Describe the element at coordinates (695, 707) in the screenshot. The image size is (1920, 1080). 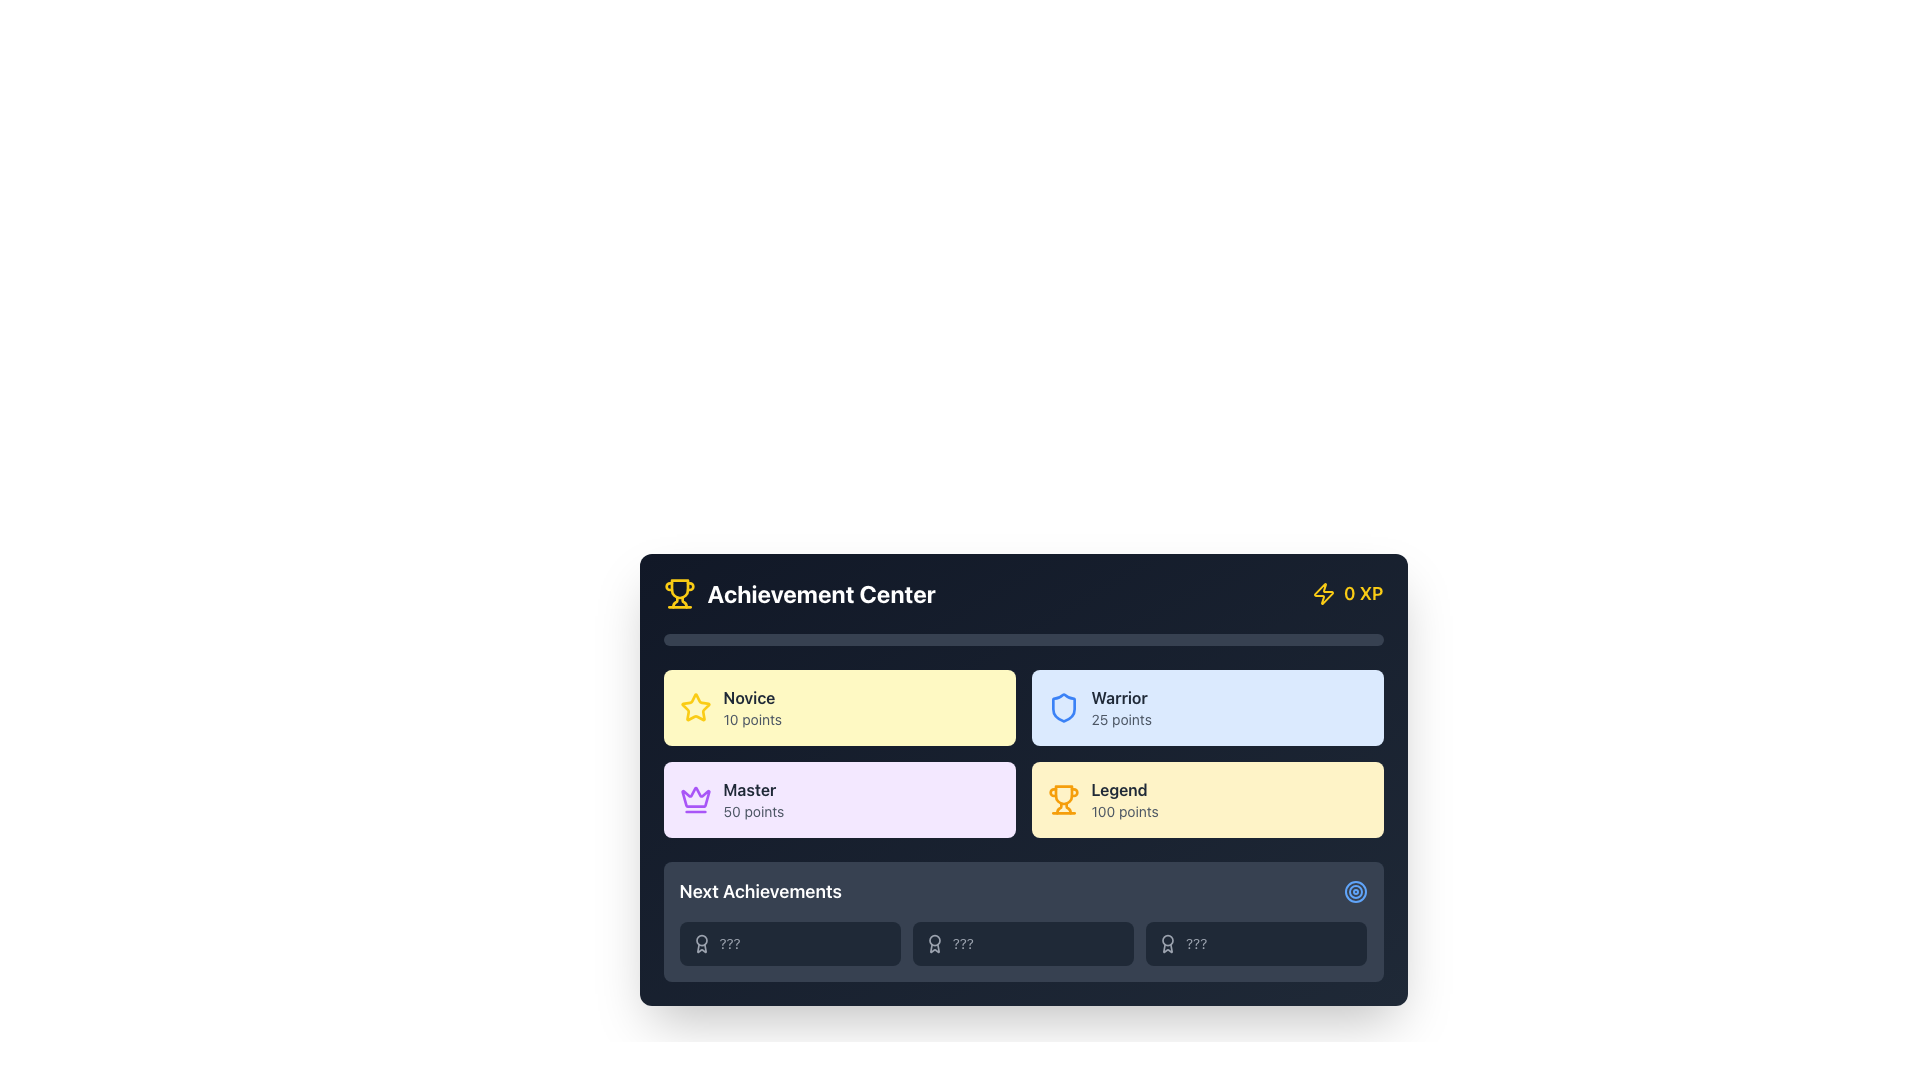
I see `the 'Novice' achievement icon, which is a star icon located in the top-left quadrant of the Achievement Center section, to the left of the 'Novice' text within a yellow rectangle` at that location.